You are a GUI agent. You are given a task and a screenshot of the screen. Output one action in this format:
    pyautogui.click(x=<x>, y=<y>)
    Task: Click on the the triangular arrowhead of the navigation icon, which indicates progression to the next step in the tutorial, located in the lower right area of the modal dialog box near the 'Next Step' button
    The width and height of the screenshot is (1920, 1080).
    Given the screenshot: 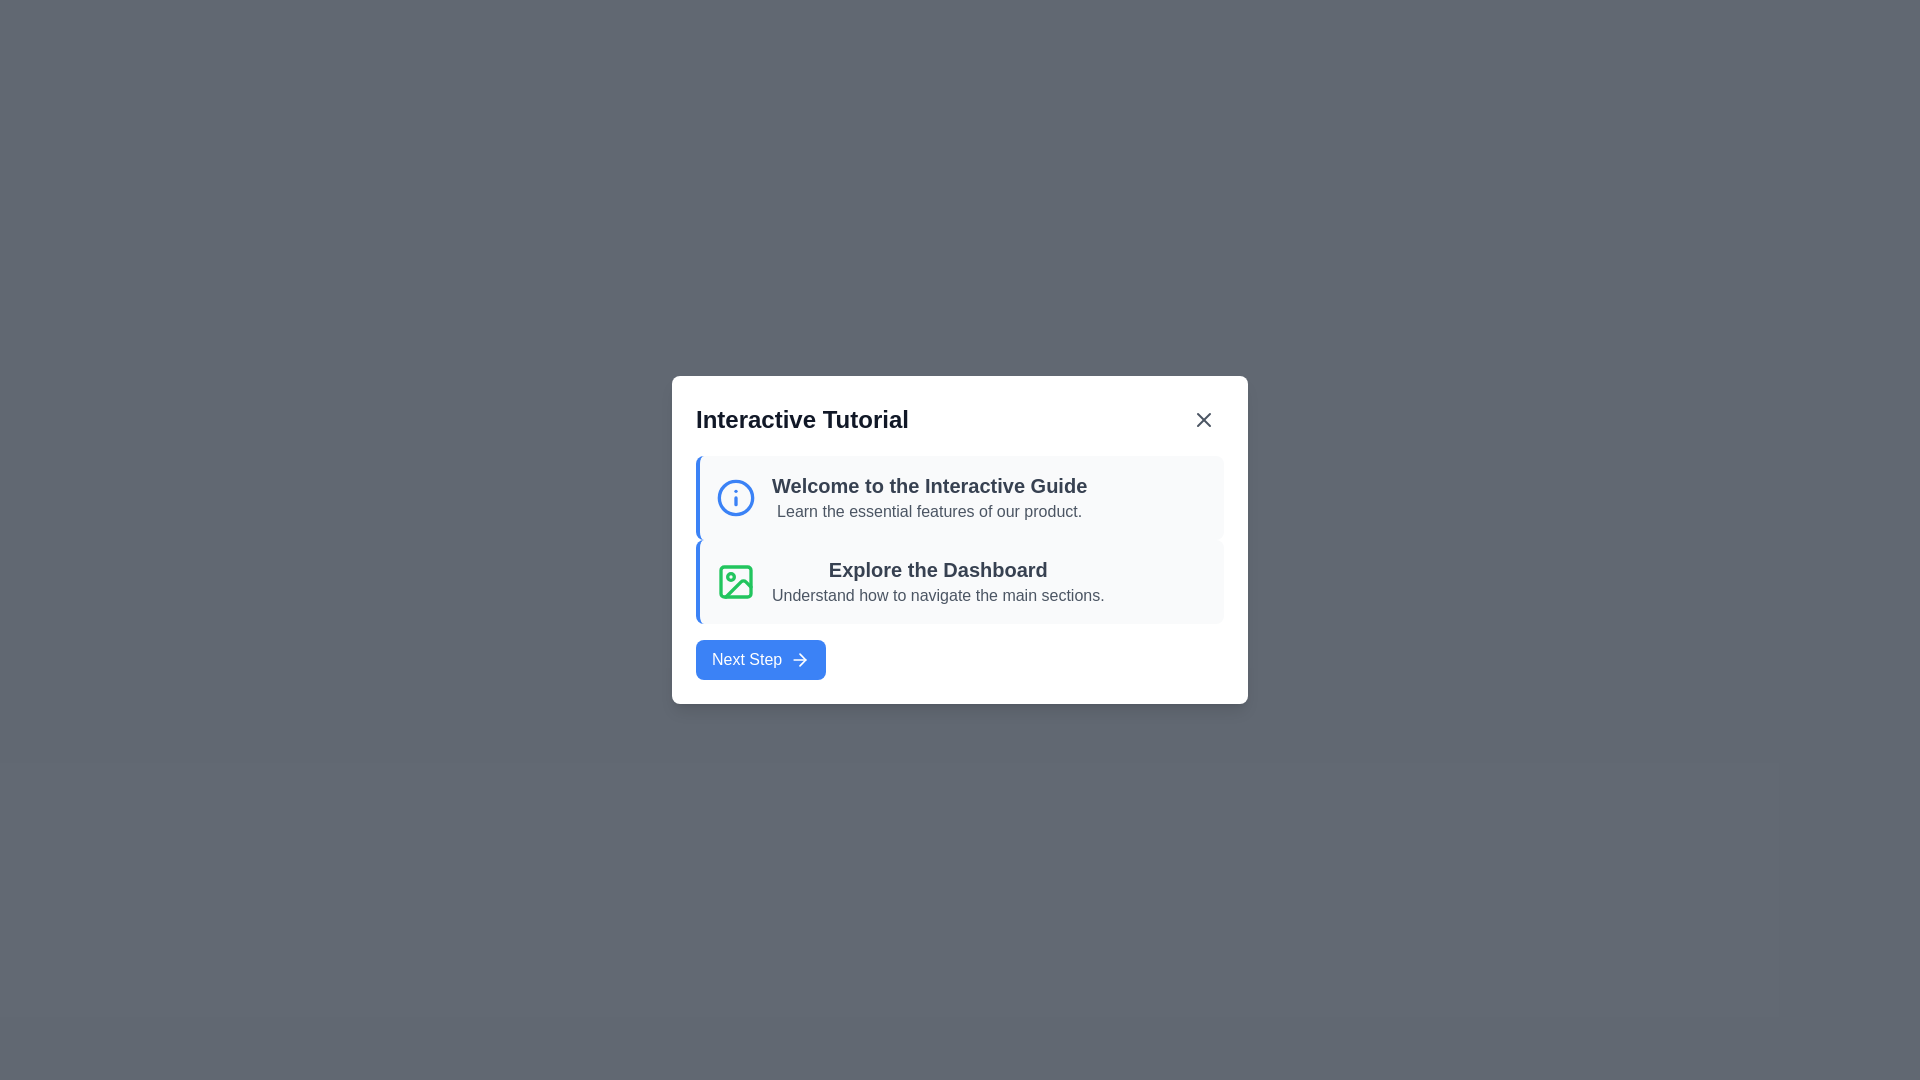 What is the action you would take?
    pyautogui.click(x=803, y=659)
    